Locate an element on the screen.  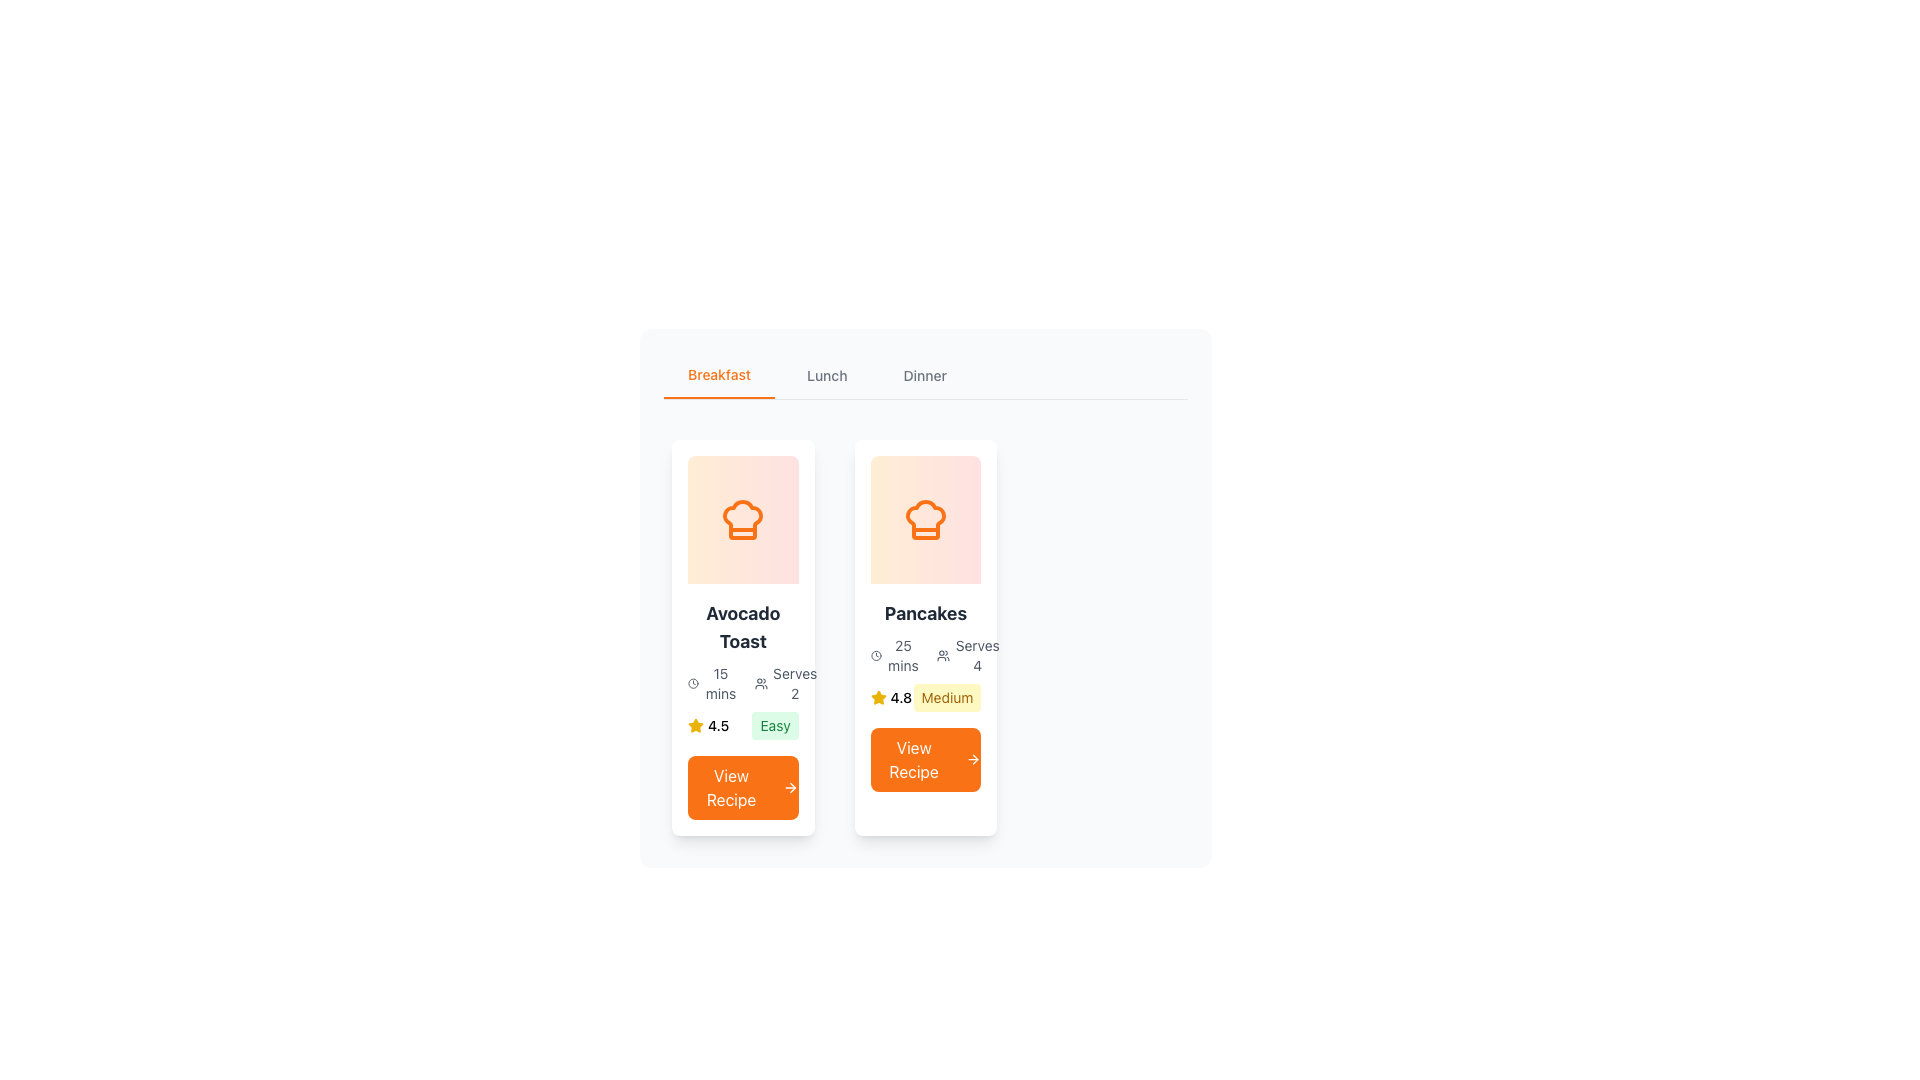
the information provided on the 'Medium' Badge, which is a rectangular badge with a yellow background located at the bottom of the 'Pancakes' recipe card is located at coordinates (946, 697).